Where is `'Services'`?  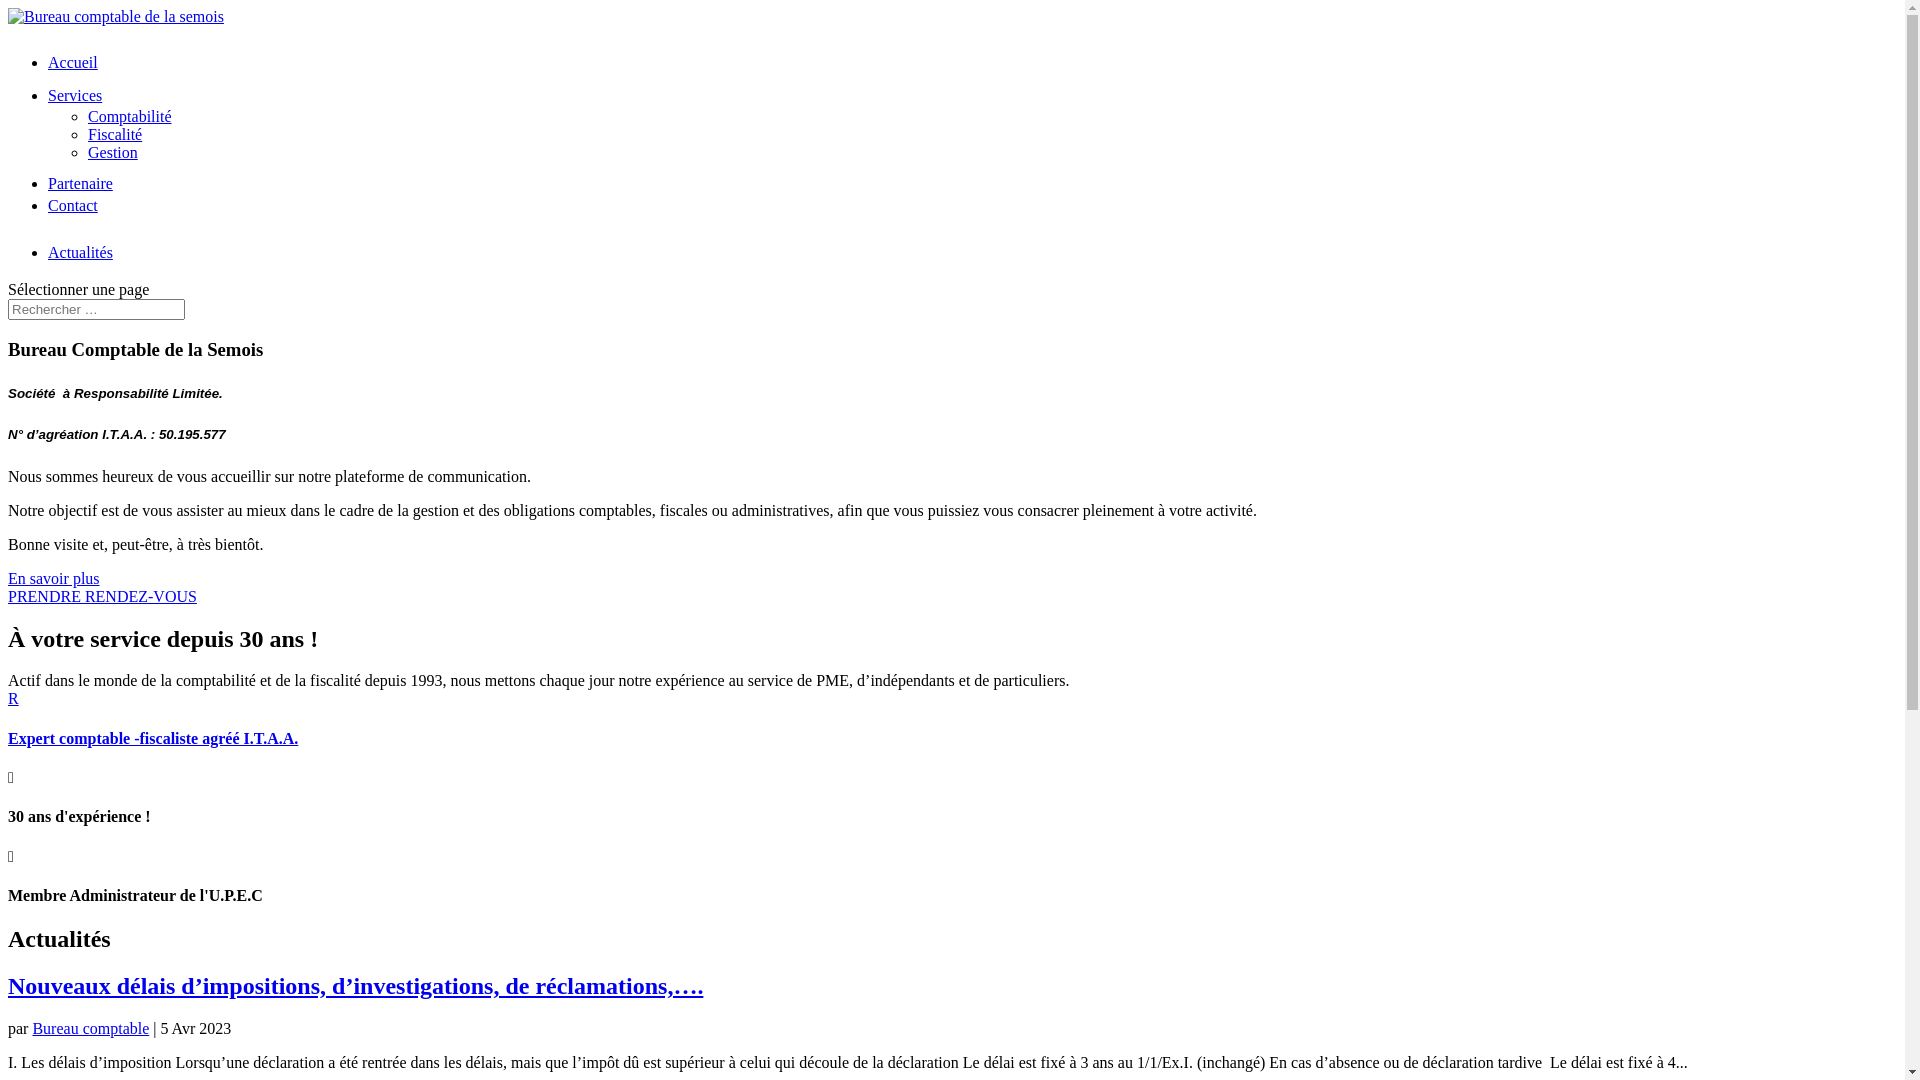 'Services' is located at coordinates (75, 95).